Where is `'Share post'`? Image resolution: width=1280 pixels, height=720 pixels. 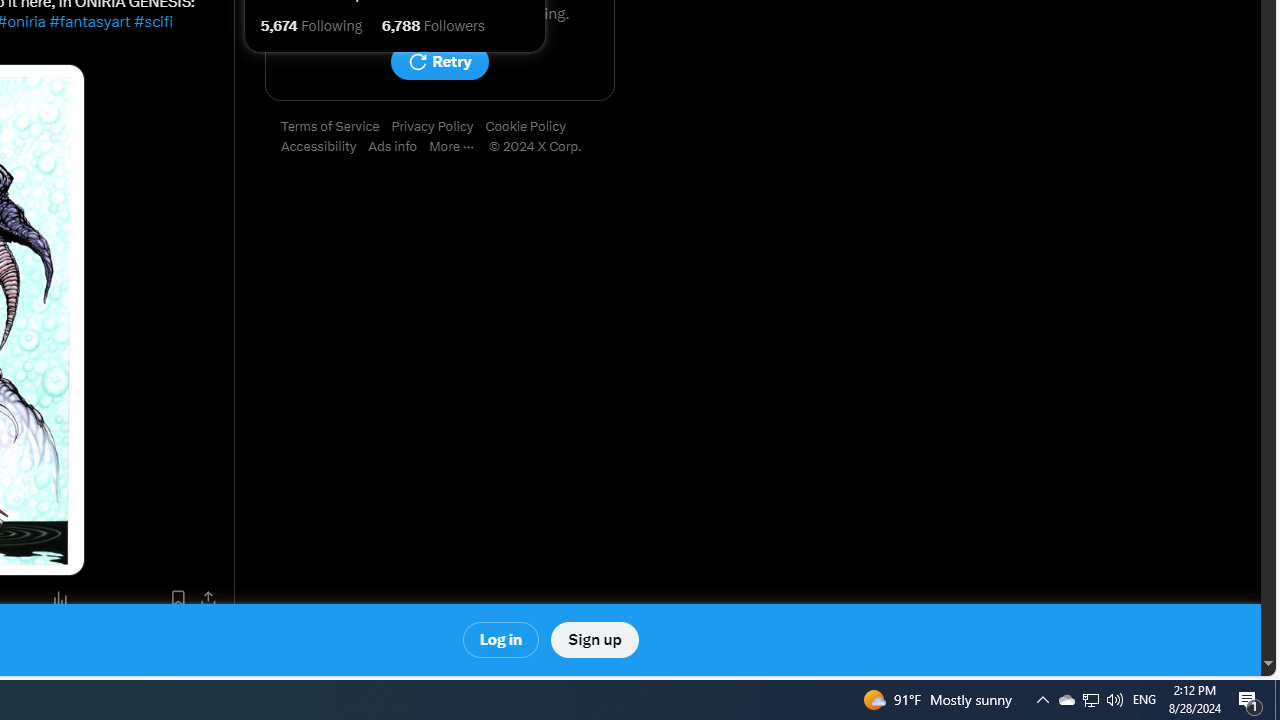 'Share post' is located at coordinates (208, 597).